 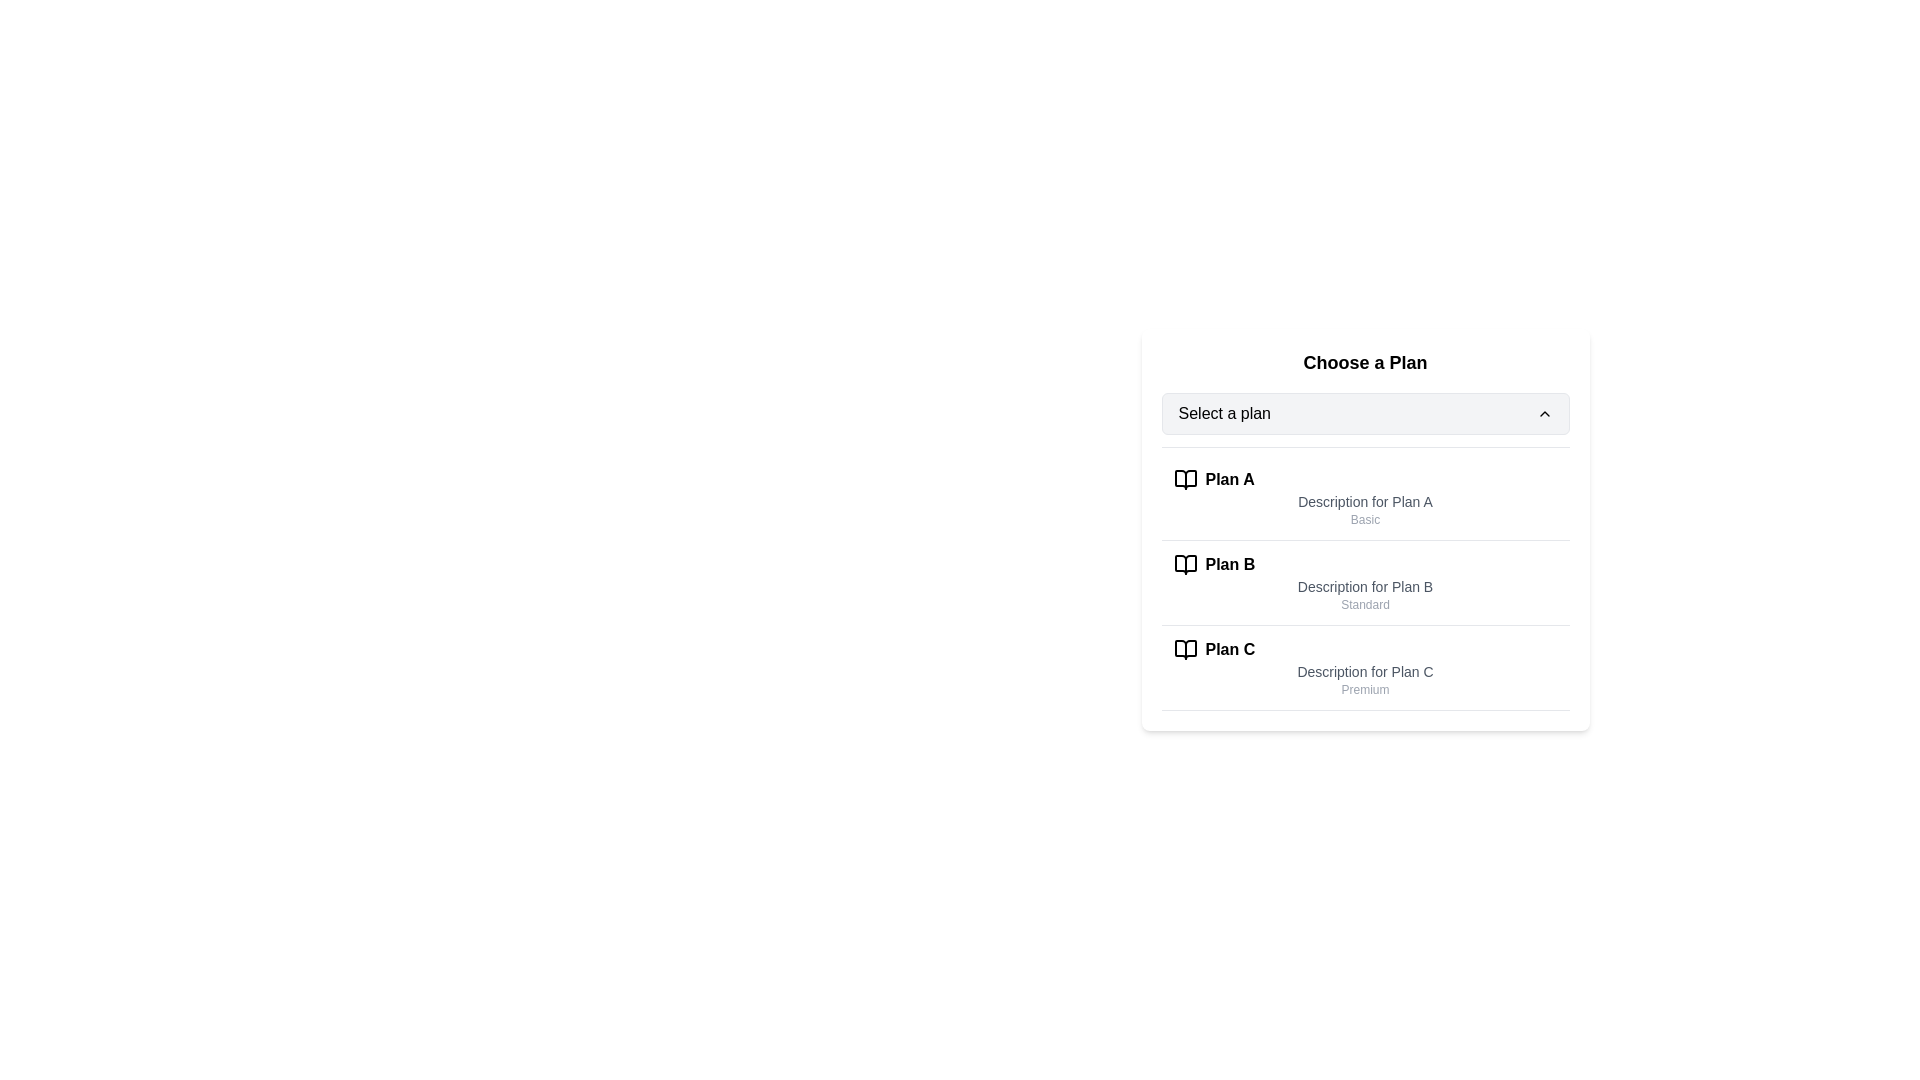 What do you see at coordinates (1185, 479) in the screenshot?
I see `the icon representing 'Plan A' located near the top of the plan selection interface, aligned to the left of the text 'Plan A'` at bounding box center [1185, 479].